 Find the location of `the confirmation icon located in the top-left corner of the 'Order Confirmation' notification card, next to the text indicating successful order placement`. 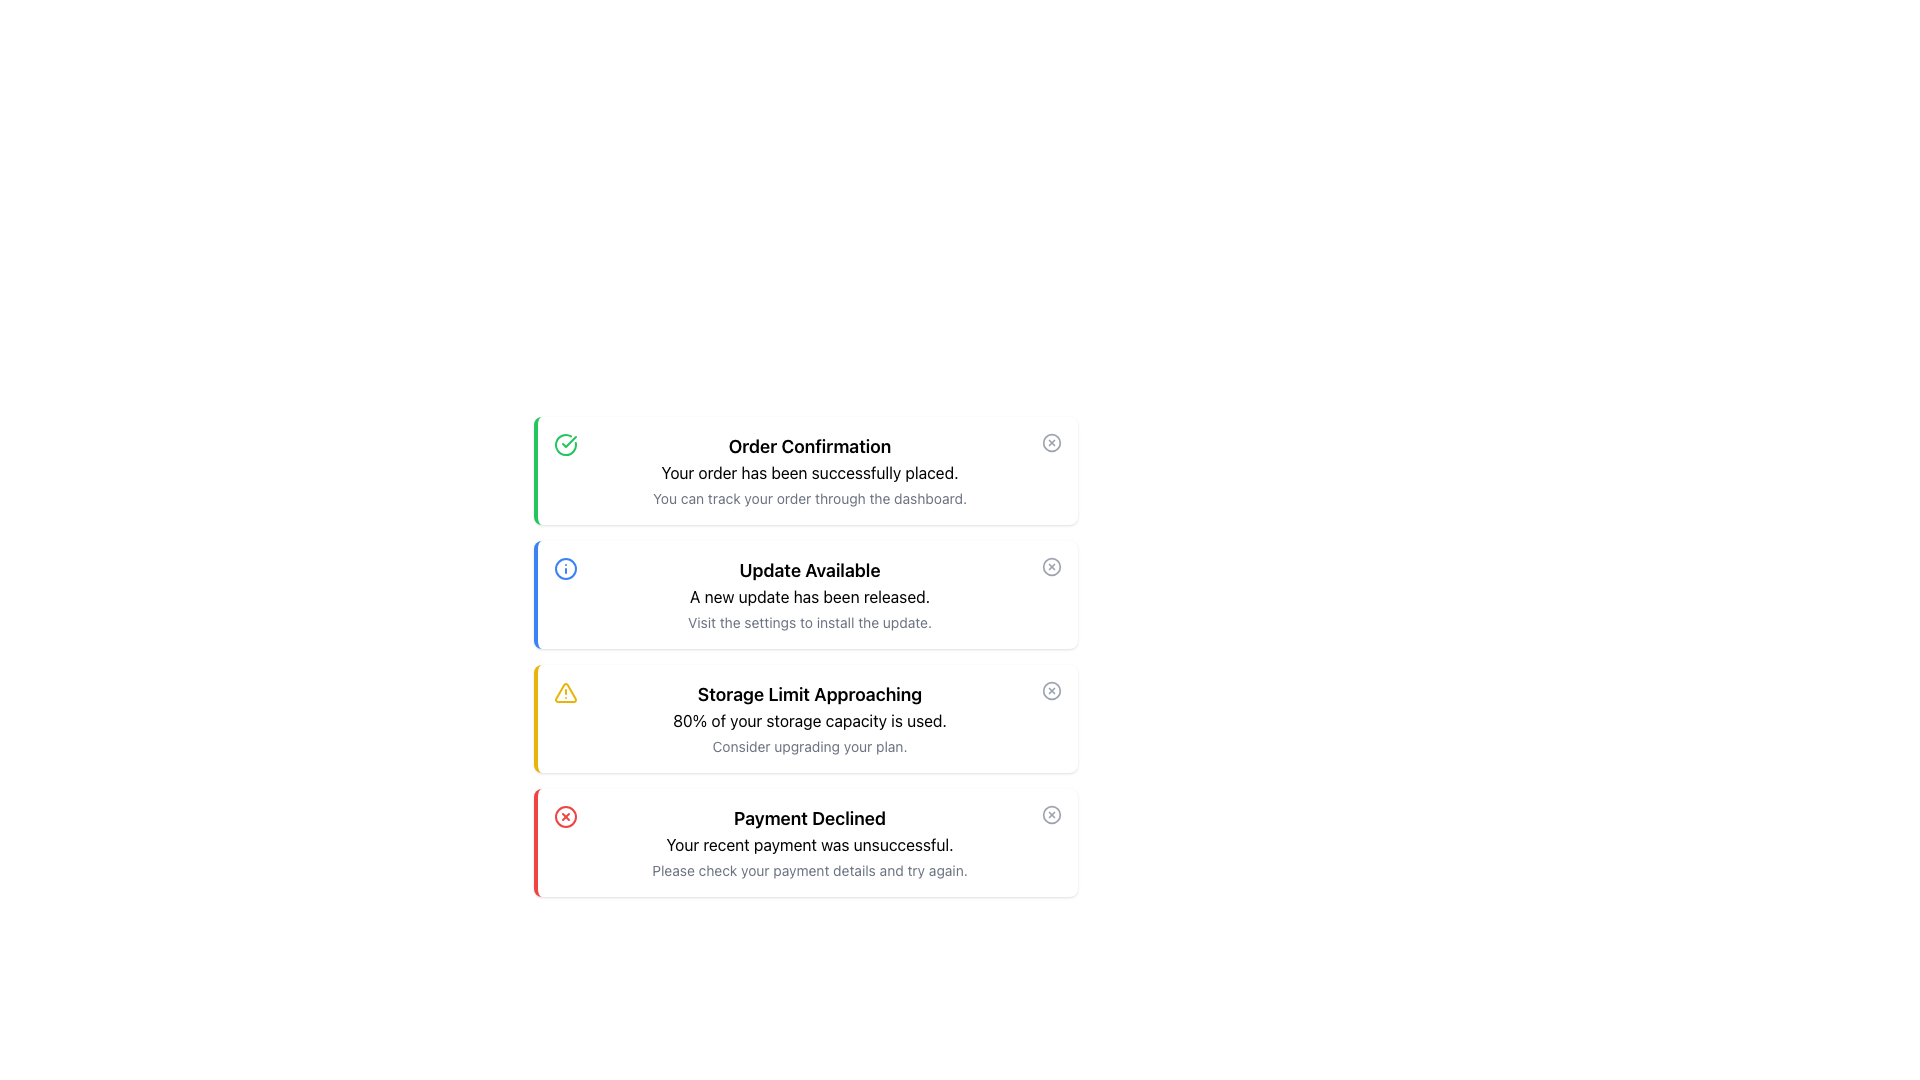

the confirmation icon located in the top-left corner of the 'Order Confirmation' notification card, next to the text indicating successful order placement is located at coordinates (565, 443).